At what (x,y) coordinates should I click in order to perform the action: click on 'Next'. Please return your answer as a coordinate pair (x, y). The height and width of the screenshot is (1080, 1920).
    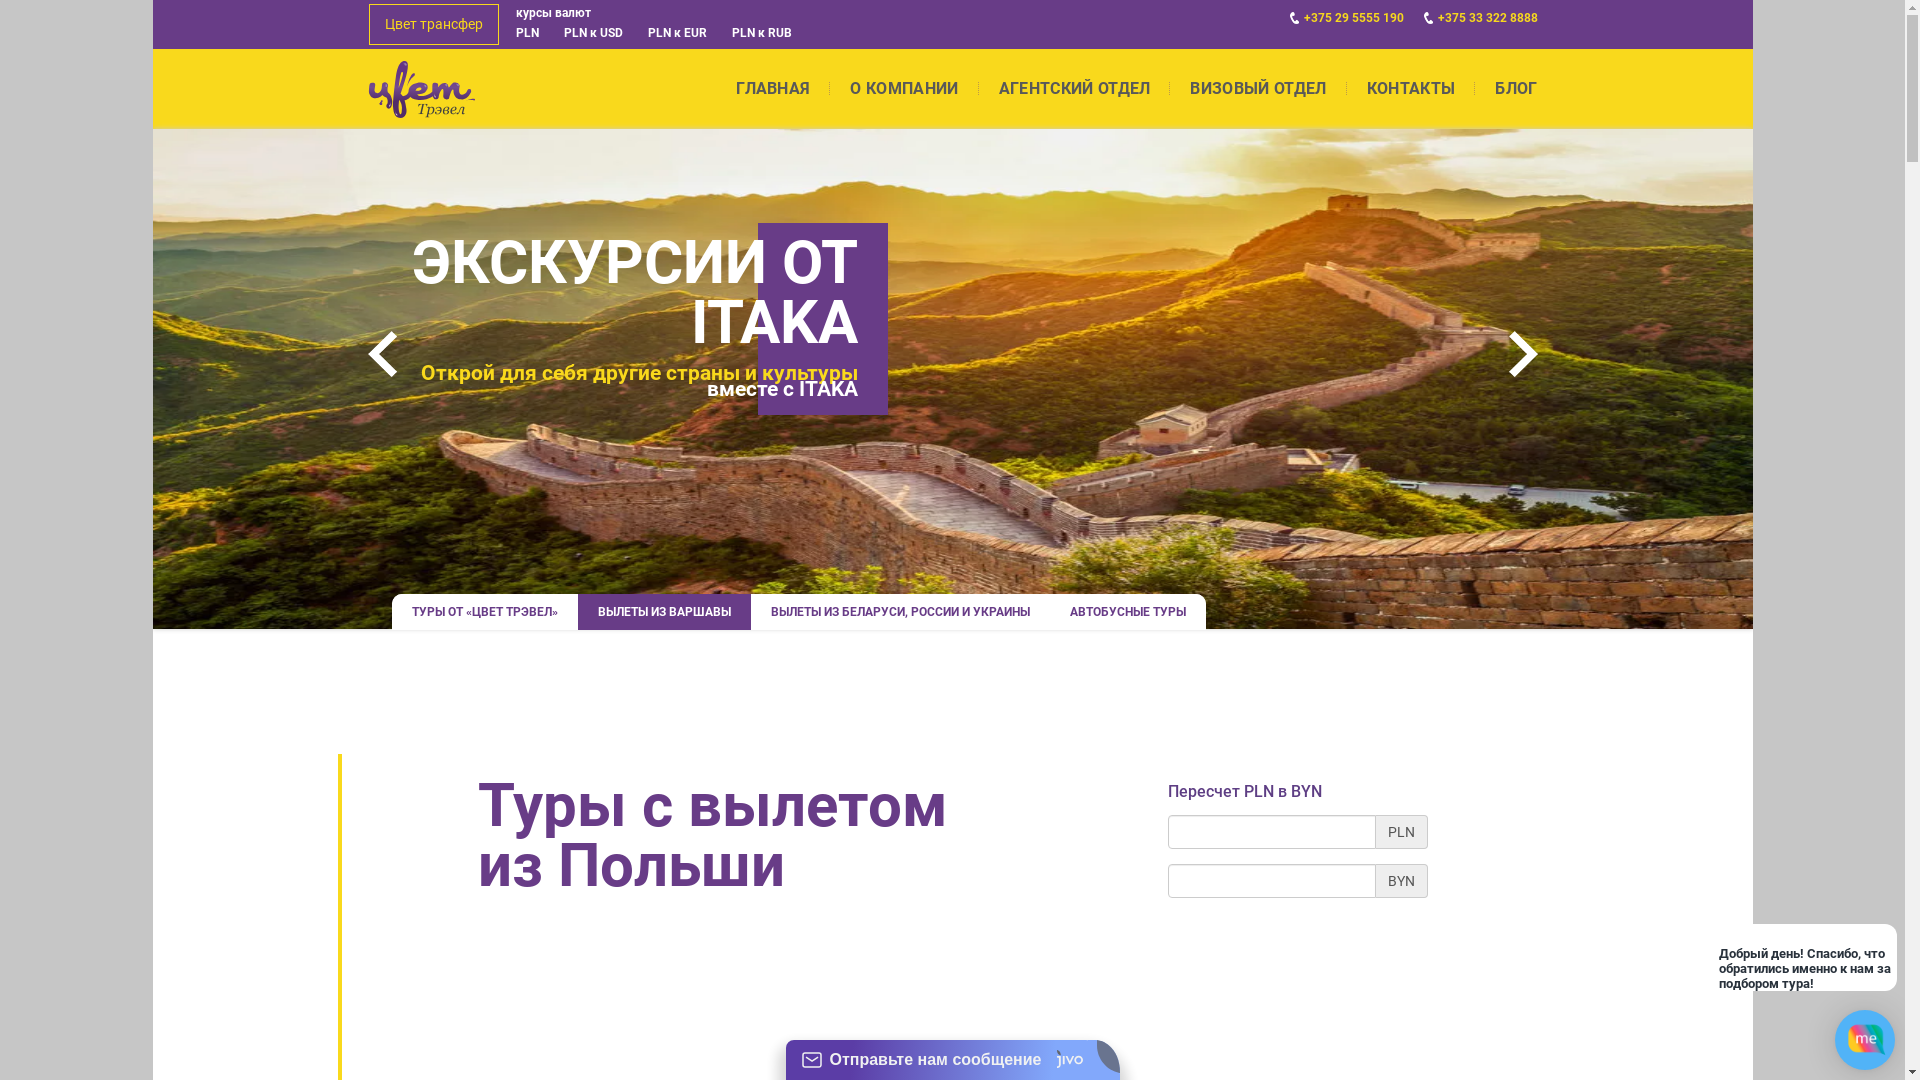
    Looking at the image, I should click on (1521, 353).